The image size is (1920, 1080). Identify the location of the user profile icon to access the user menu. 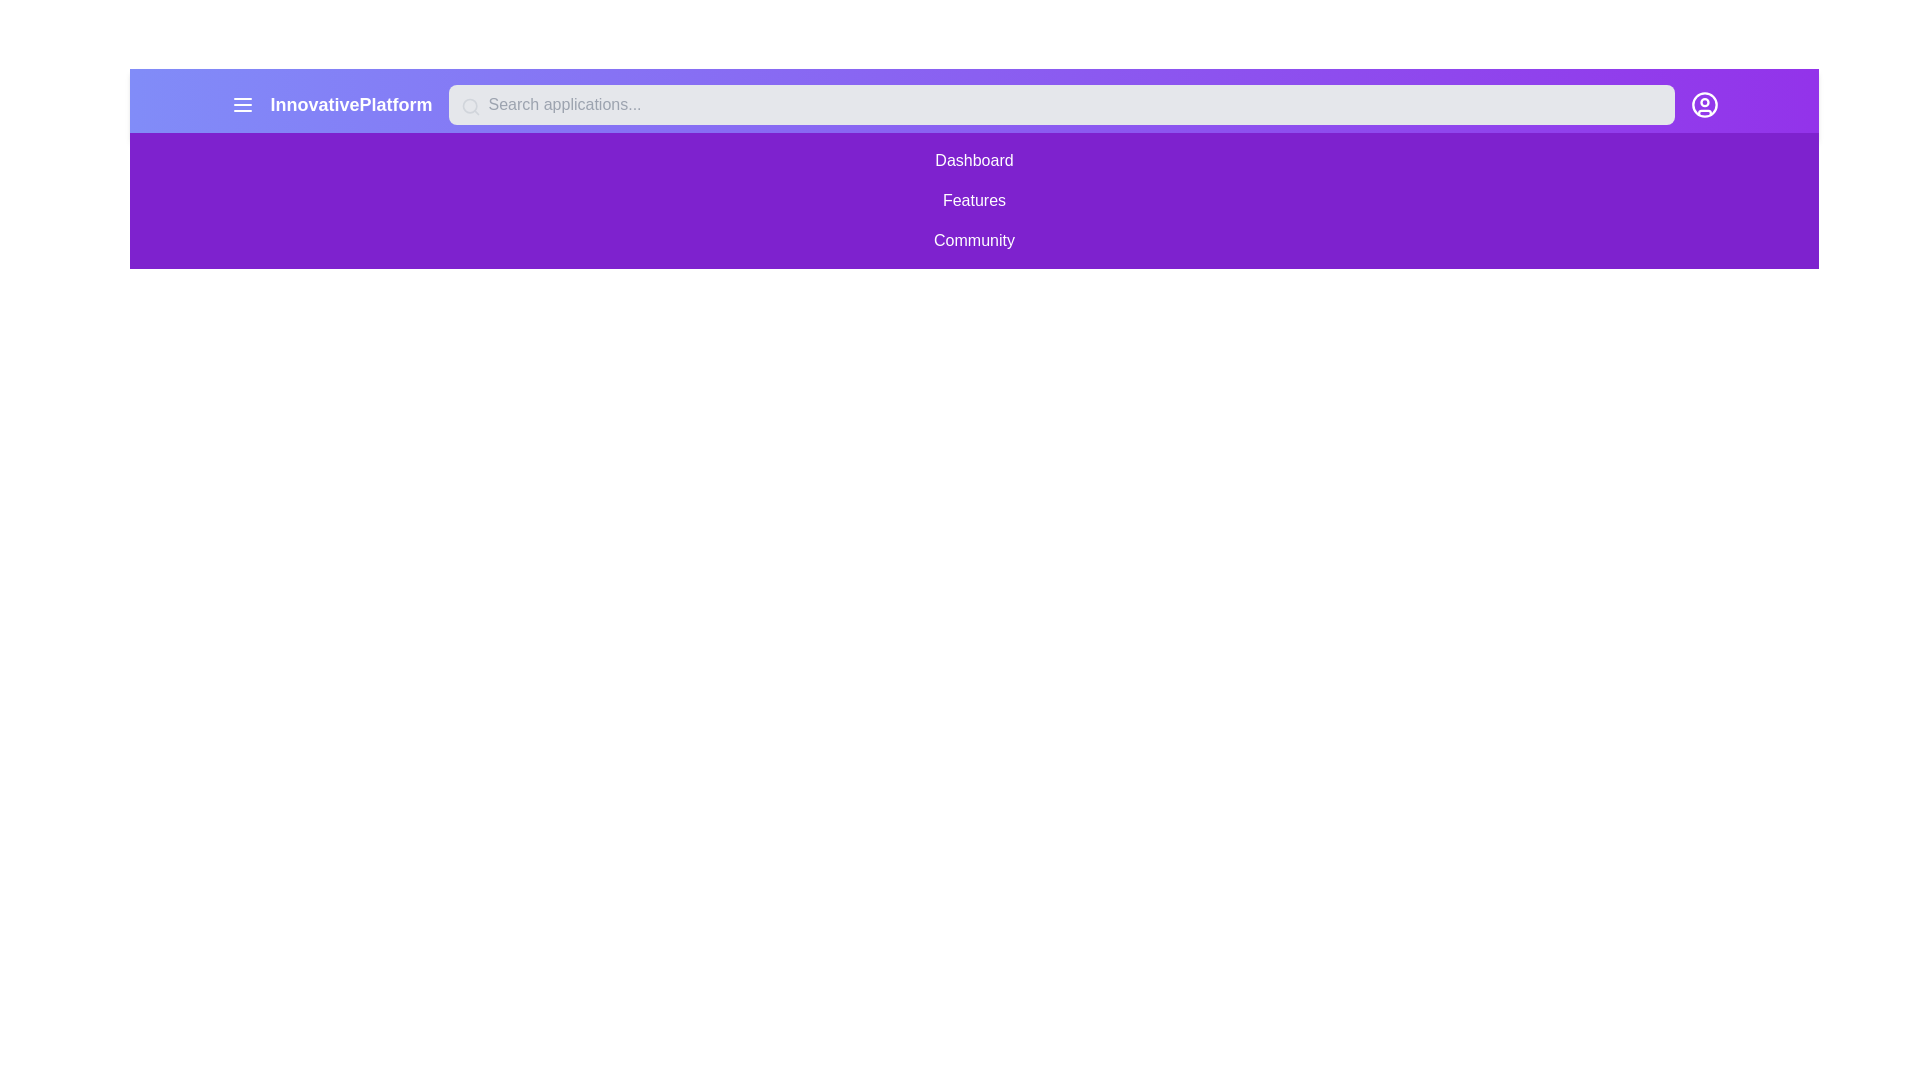
(1703, 104).